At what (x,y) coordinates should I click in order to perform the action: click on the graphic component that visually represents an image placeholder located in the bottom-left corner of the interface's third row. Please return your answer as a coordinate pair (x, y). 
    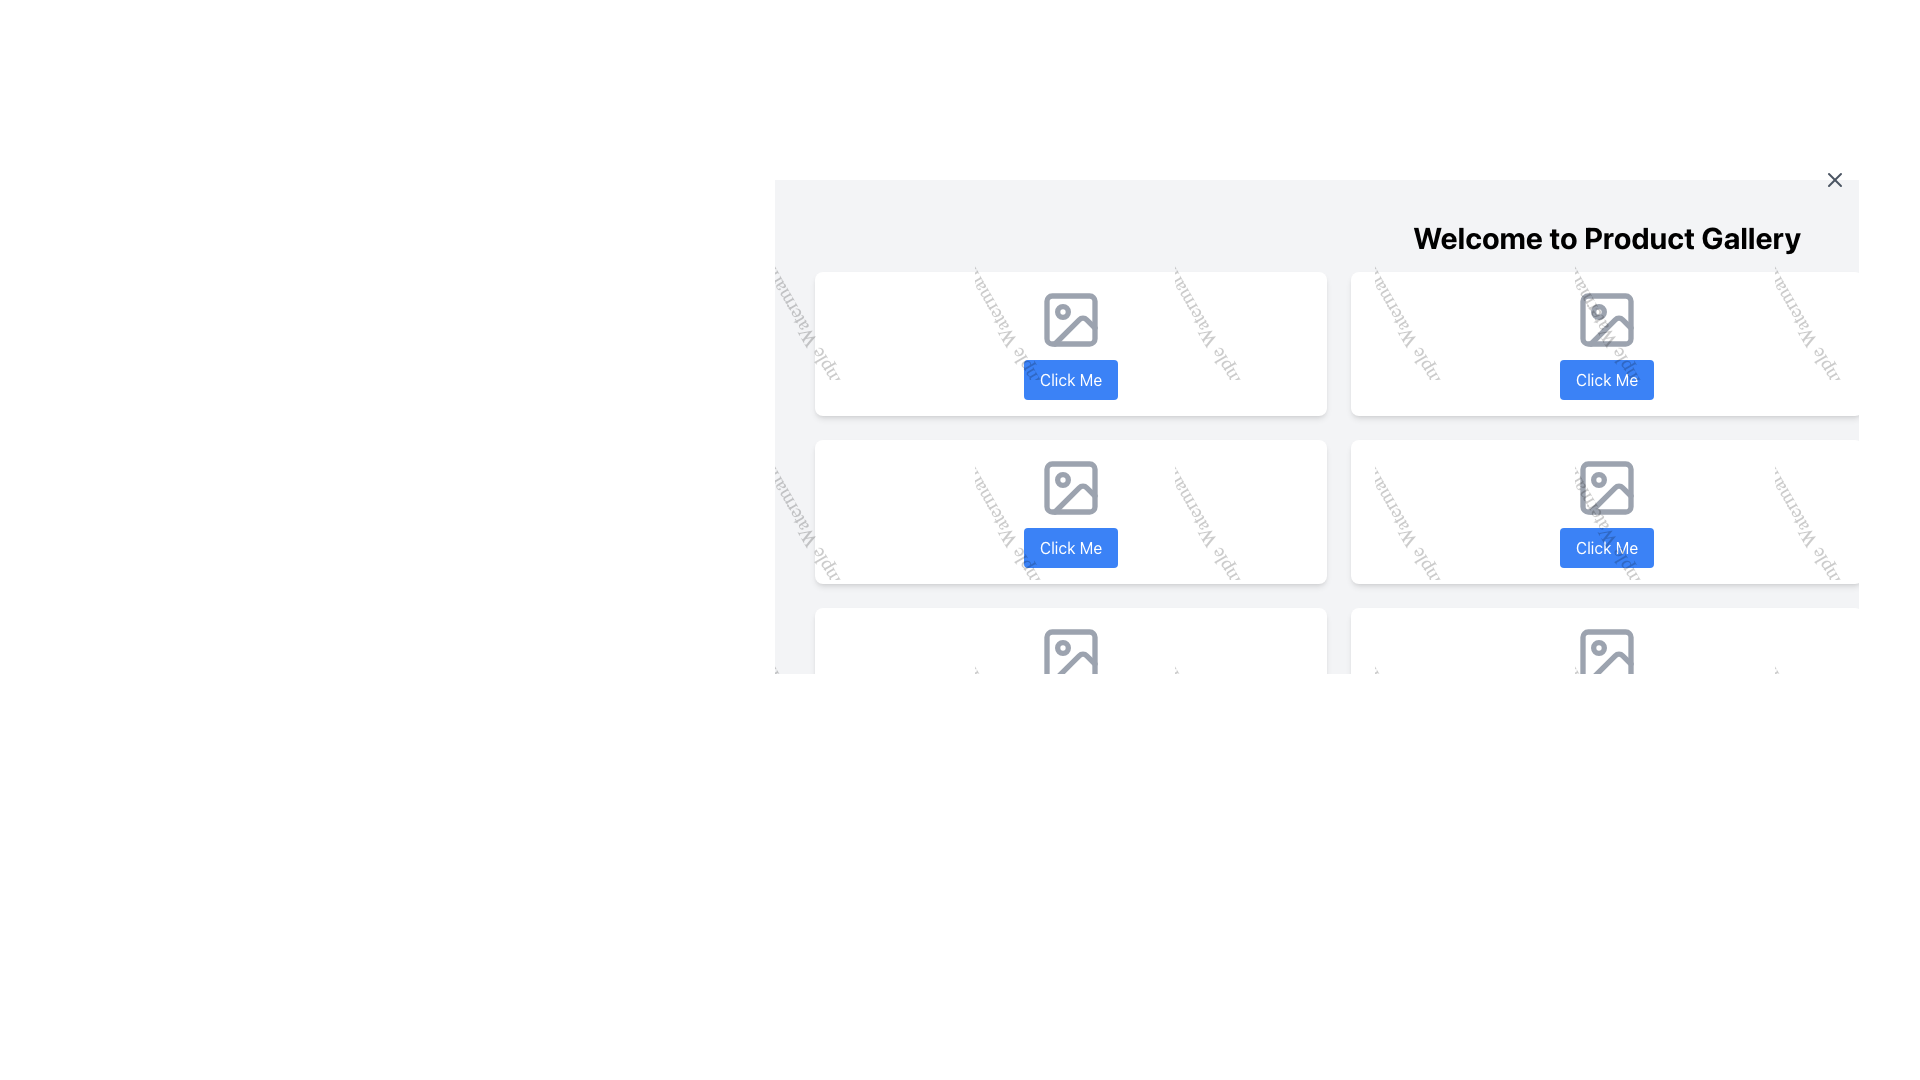
    Looking at the image, I should click on (1074, 667).